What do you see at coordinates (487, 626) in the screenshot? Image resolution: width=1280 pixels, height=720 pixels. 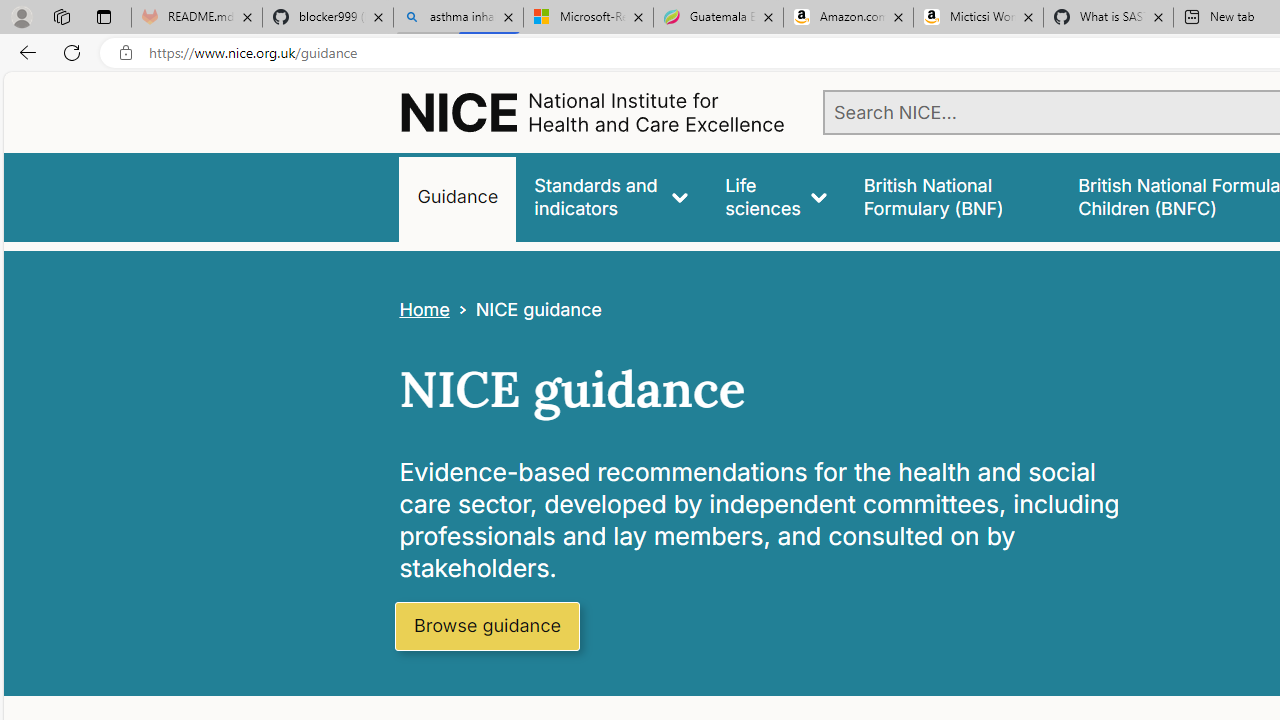 I see `'Browse guidance'` at bounding box center [487, 626].